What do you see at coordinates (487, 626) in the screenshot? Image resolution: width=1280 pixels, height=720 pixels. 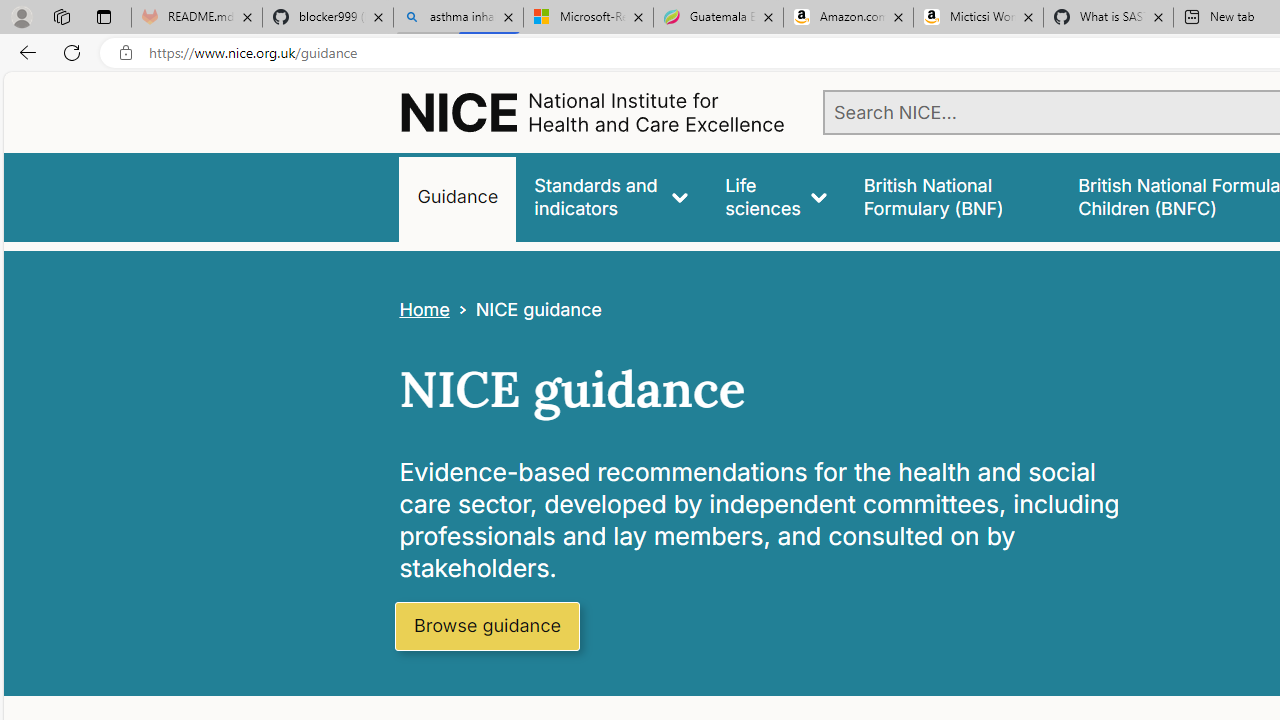 I see `'Browse guidance'` at bounding box center [487, 626].